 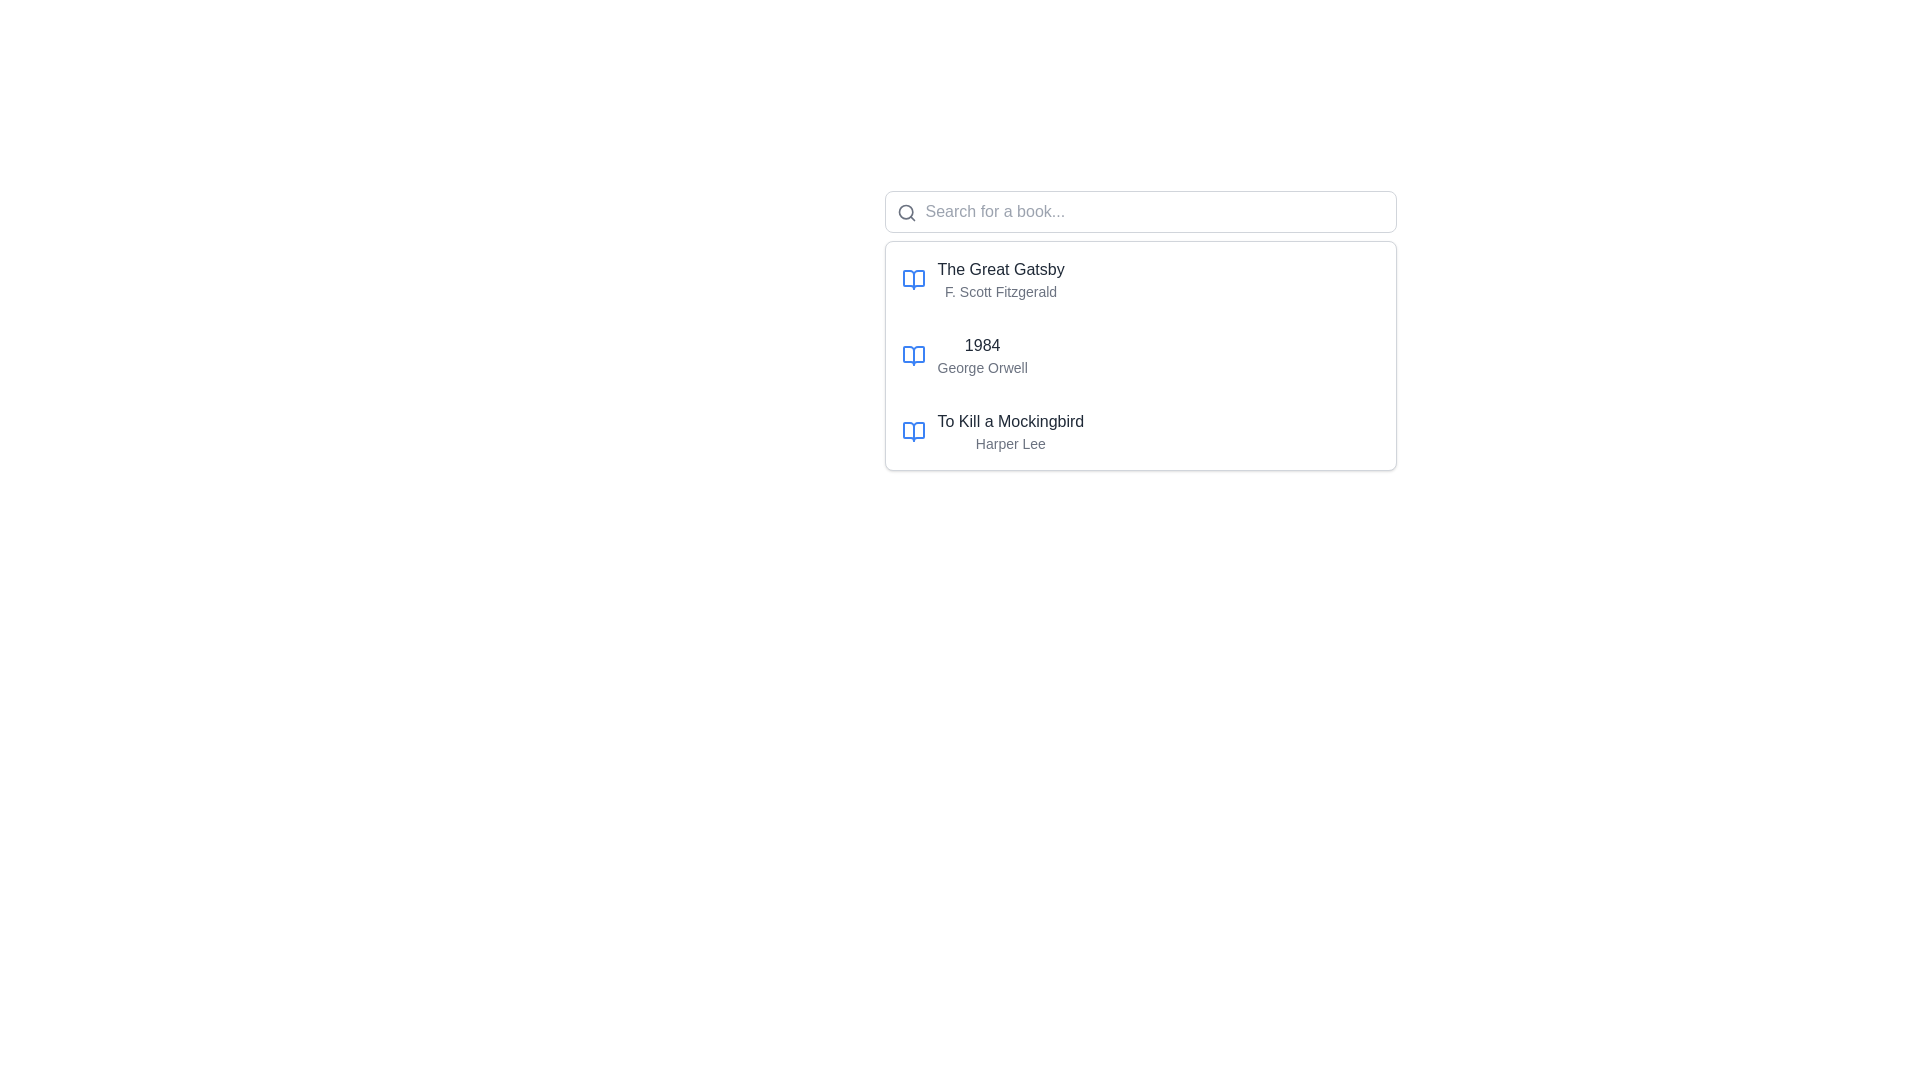 I want to click on the text label displaying the title 'The Great Gatsby' in the book list, which is located above the sibling text element 'F. Scott Fitzgerald', so click(x=1001, y=270).